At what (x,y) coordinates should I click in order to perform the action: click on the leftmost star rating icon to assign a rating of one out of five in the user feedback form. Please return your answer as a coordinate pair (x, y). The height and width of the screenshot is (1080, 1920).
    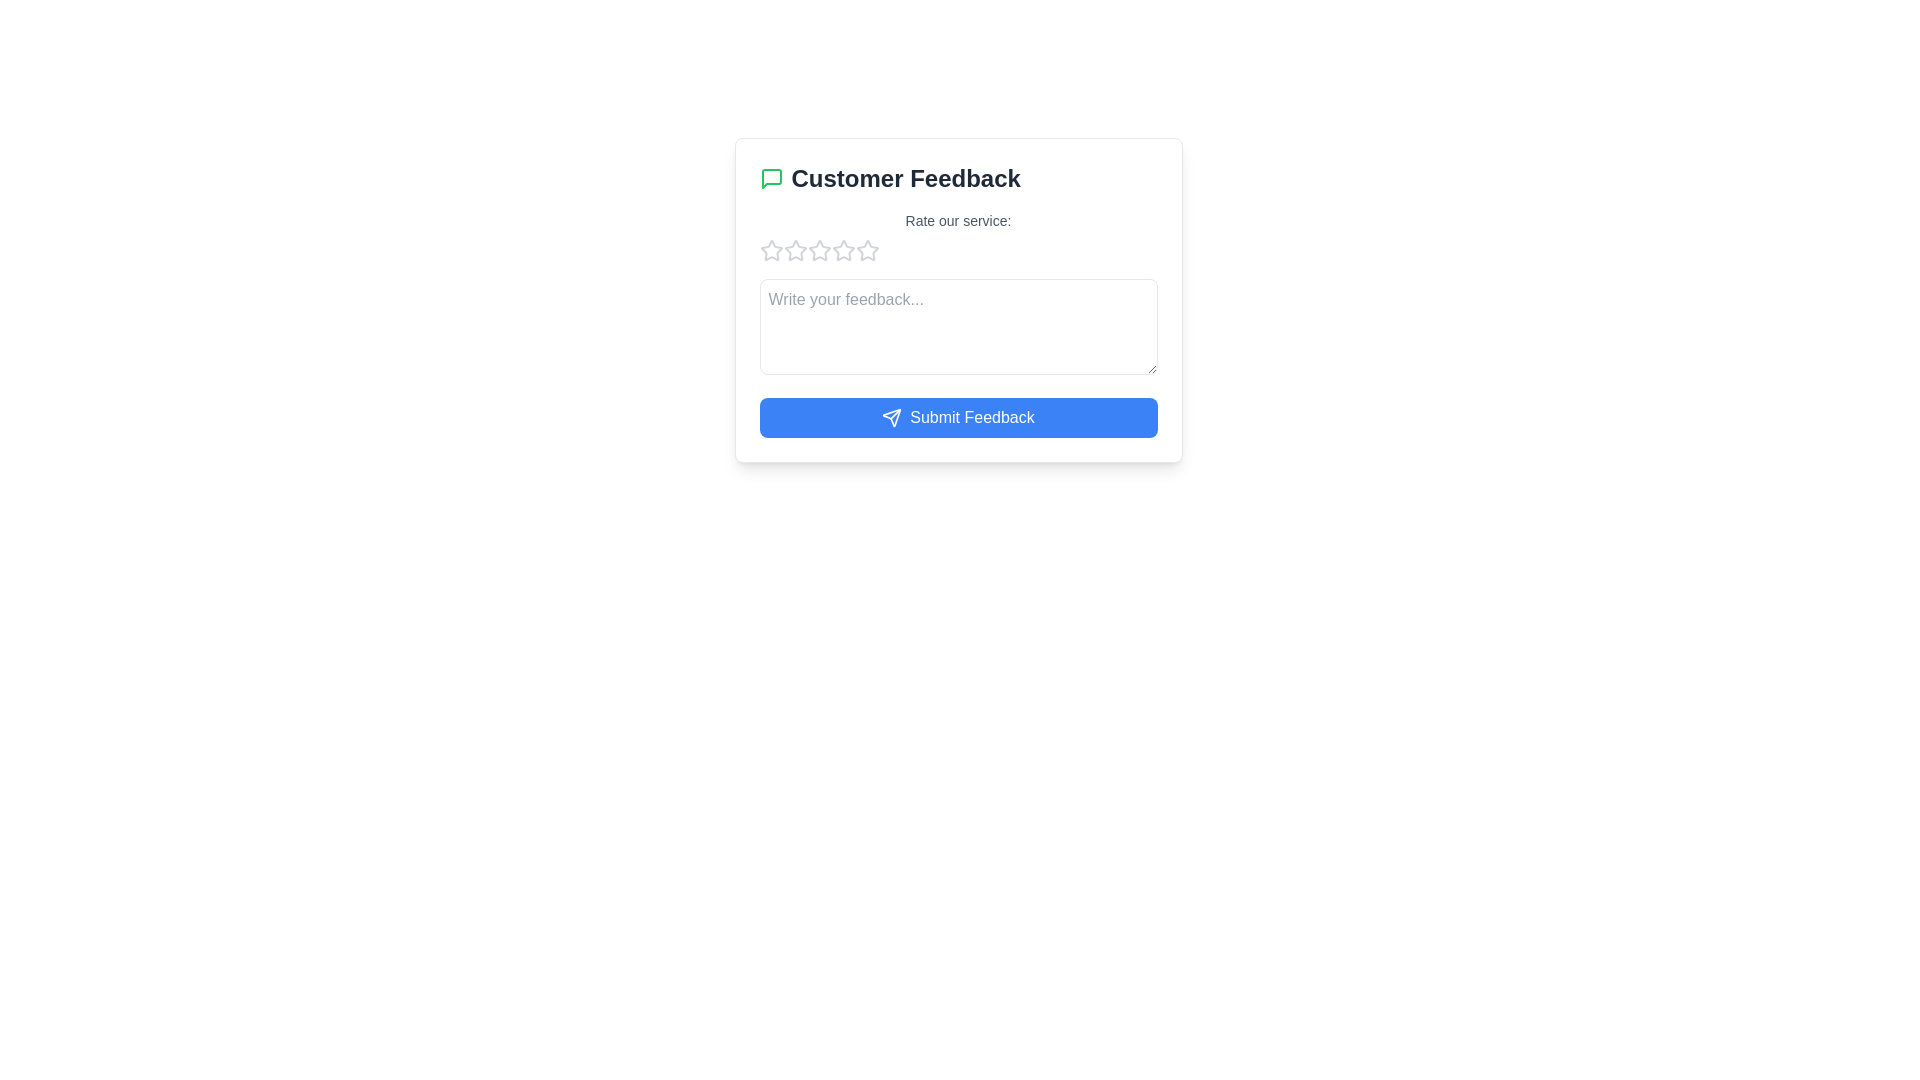
    Looking at the image, I should click on (770, 249).